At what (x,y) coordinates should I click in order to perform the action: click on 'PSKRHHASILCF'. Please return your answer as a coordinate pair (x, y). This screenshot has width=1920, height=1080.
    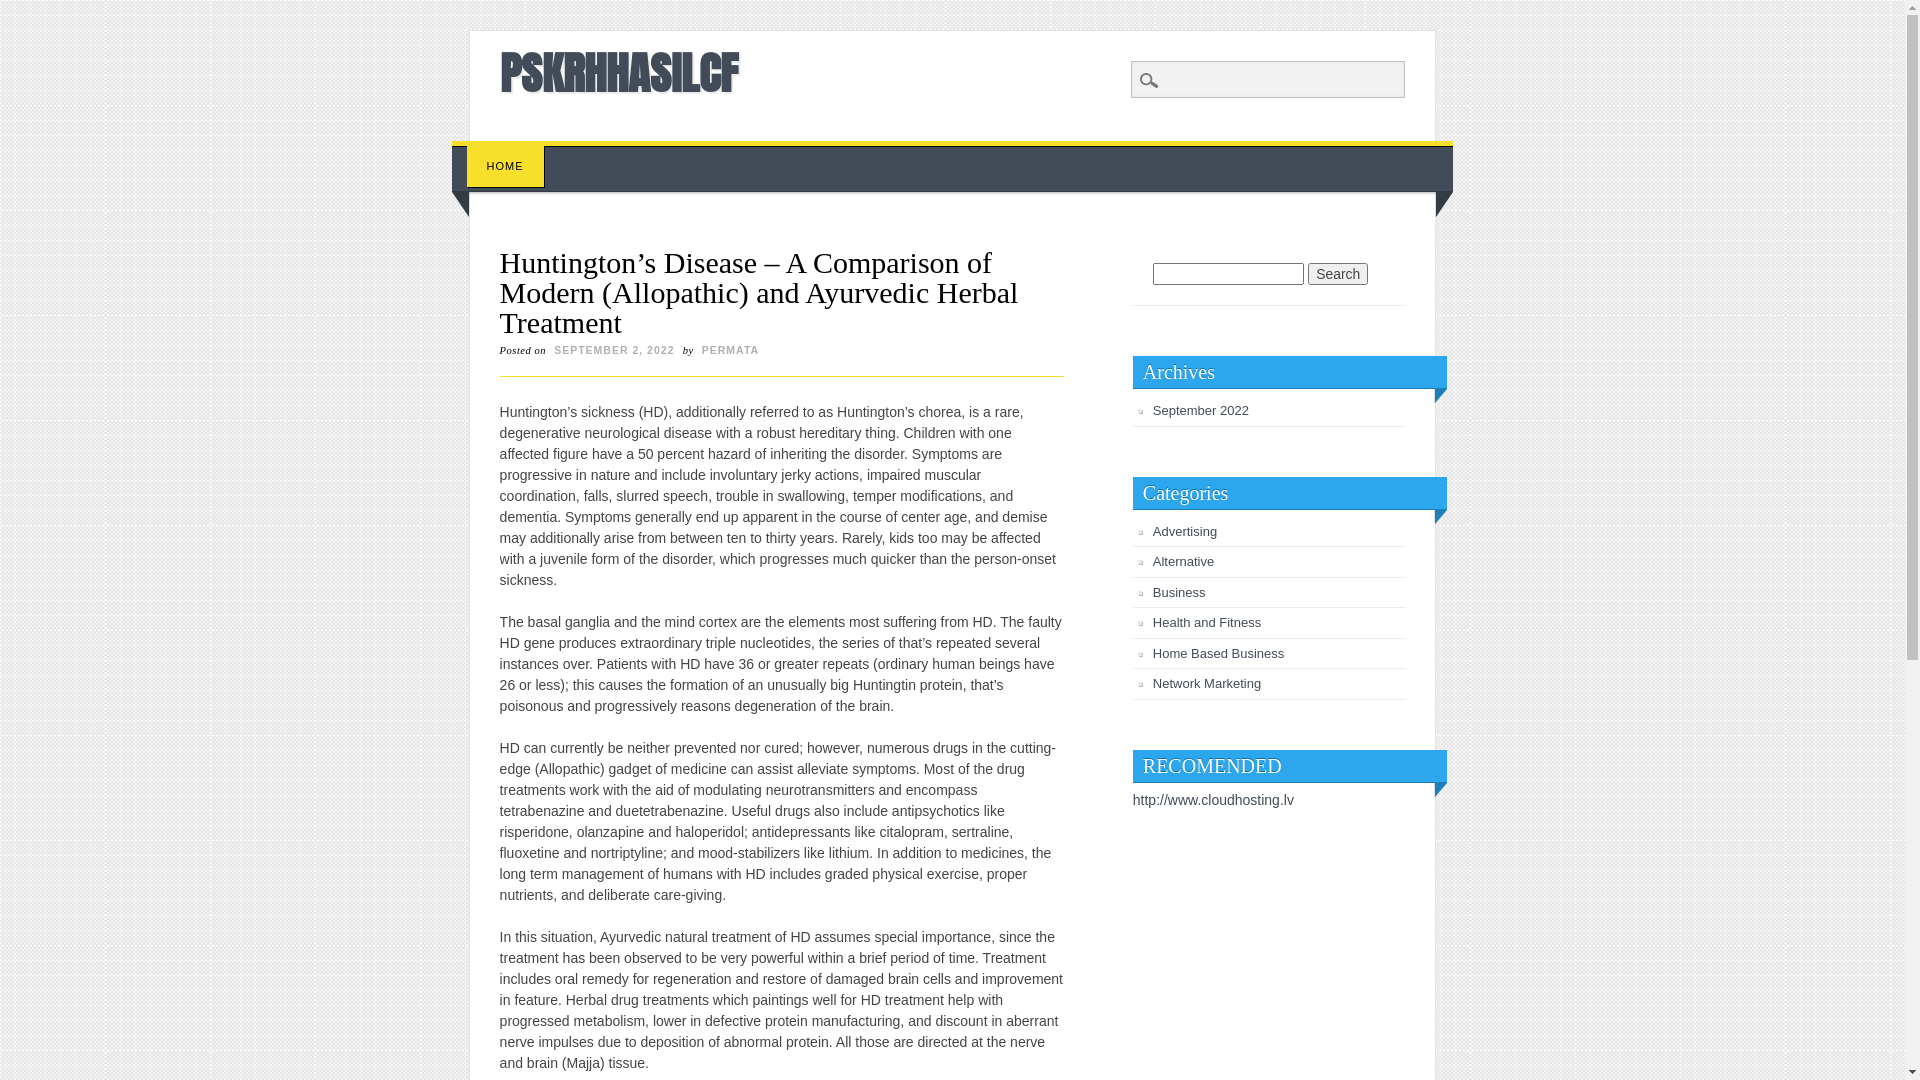
    Looking at the image, I should click on (499, 72).